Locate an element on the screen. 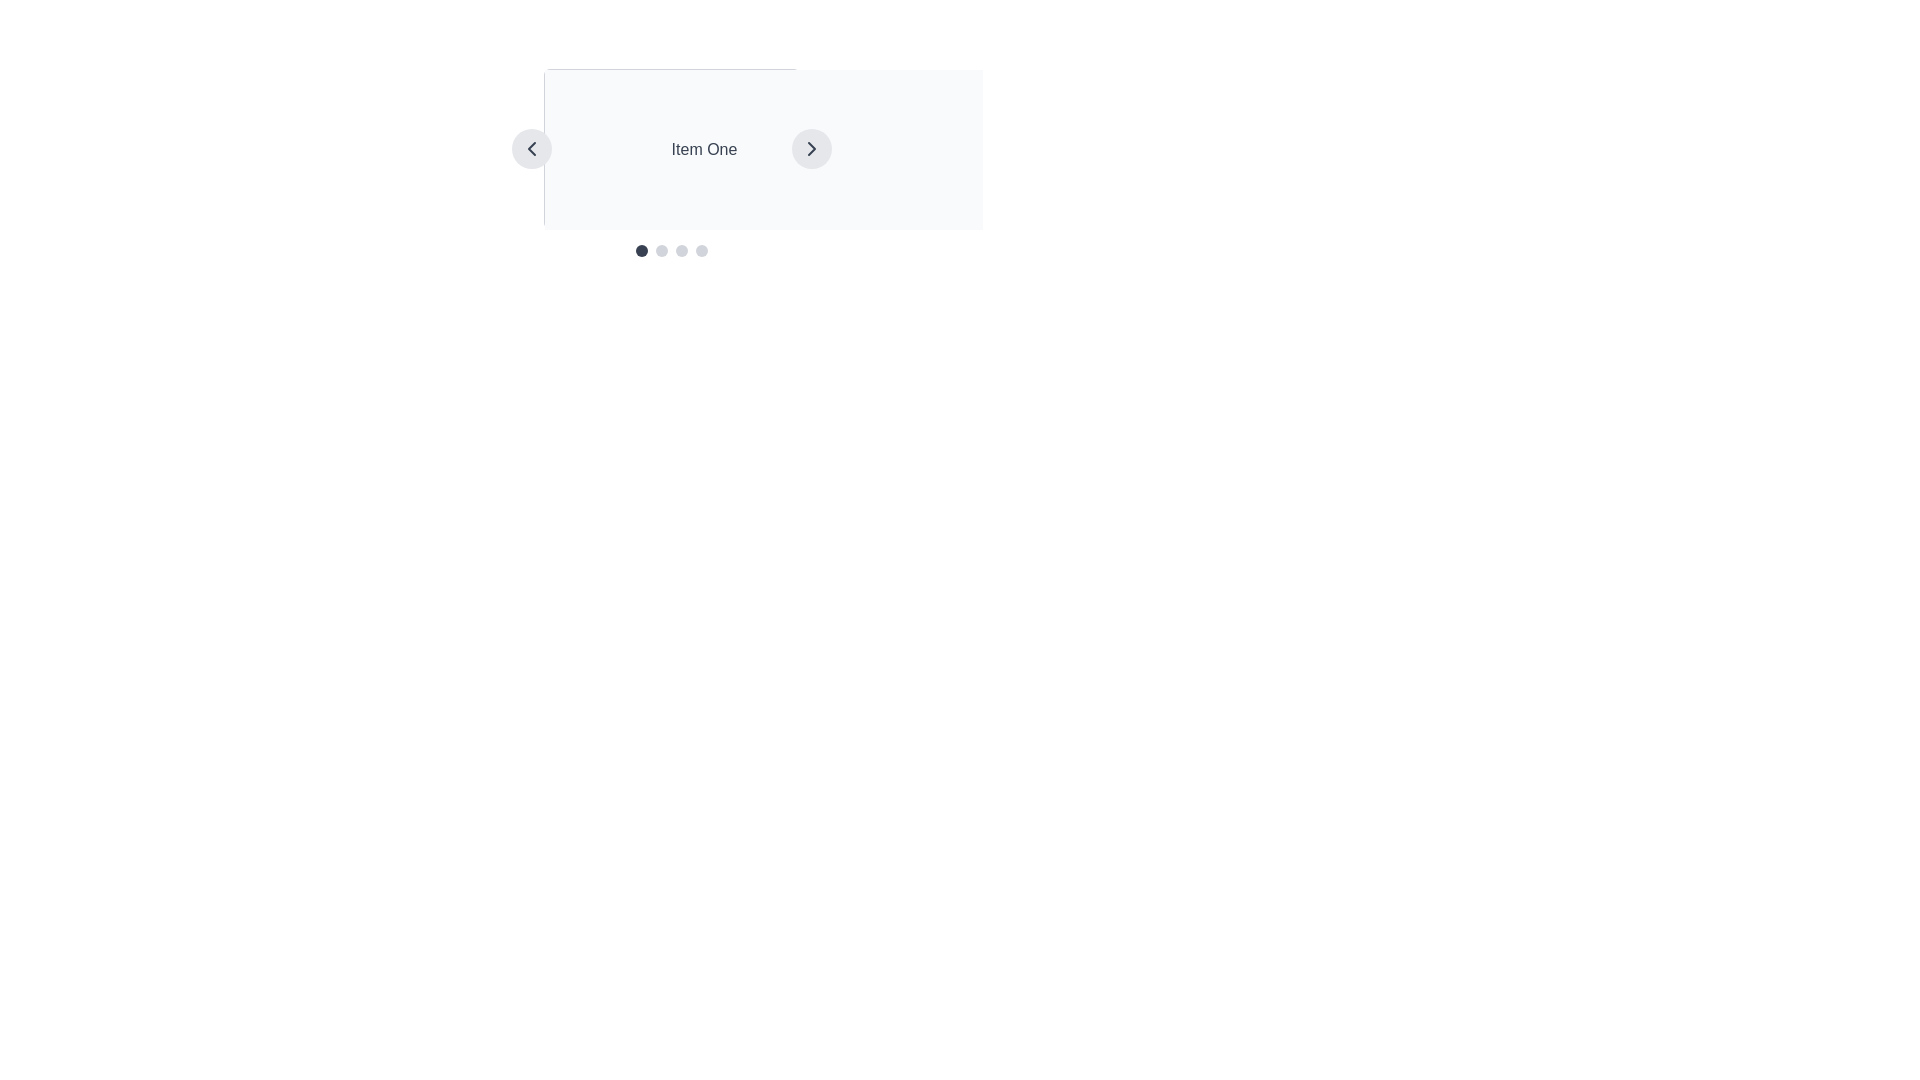 The width and height of the screenshot is (1920, 1080). the left navigation arrow in the carousel located adjacent to the 'Item One' box is located at coordinates (531, 148).